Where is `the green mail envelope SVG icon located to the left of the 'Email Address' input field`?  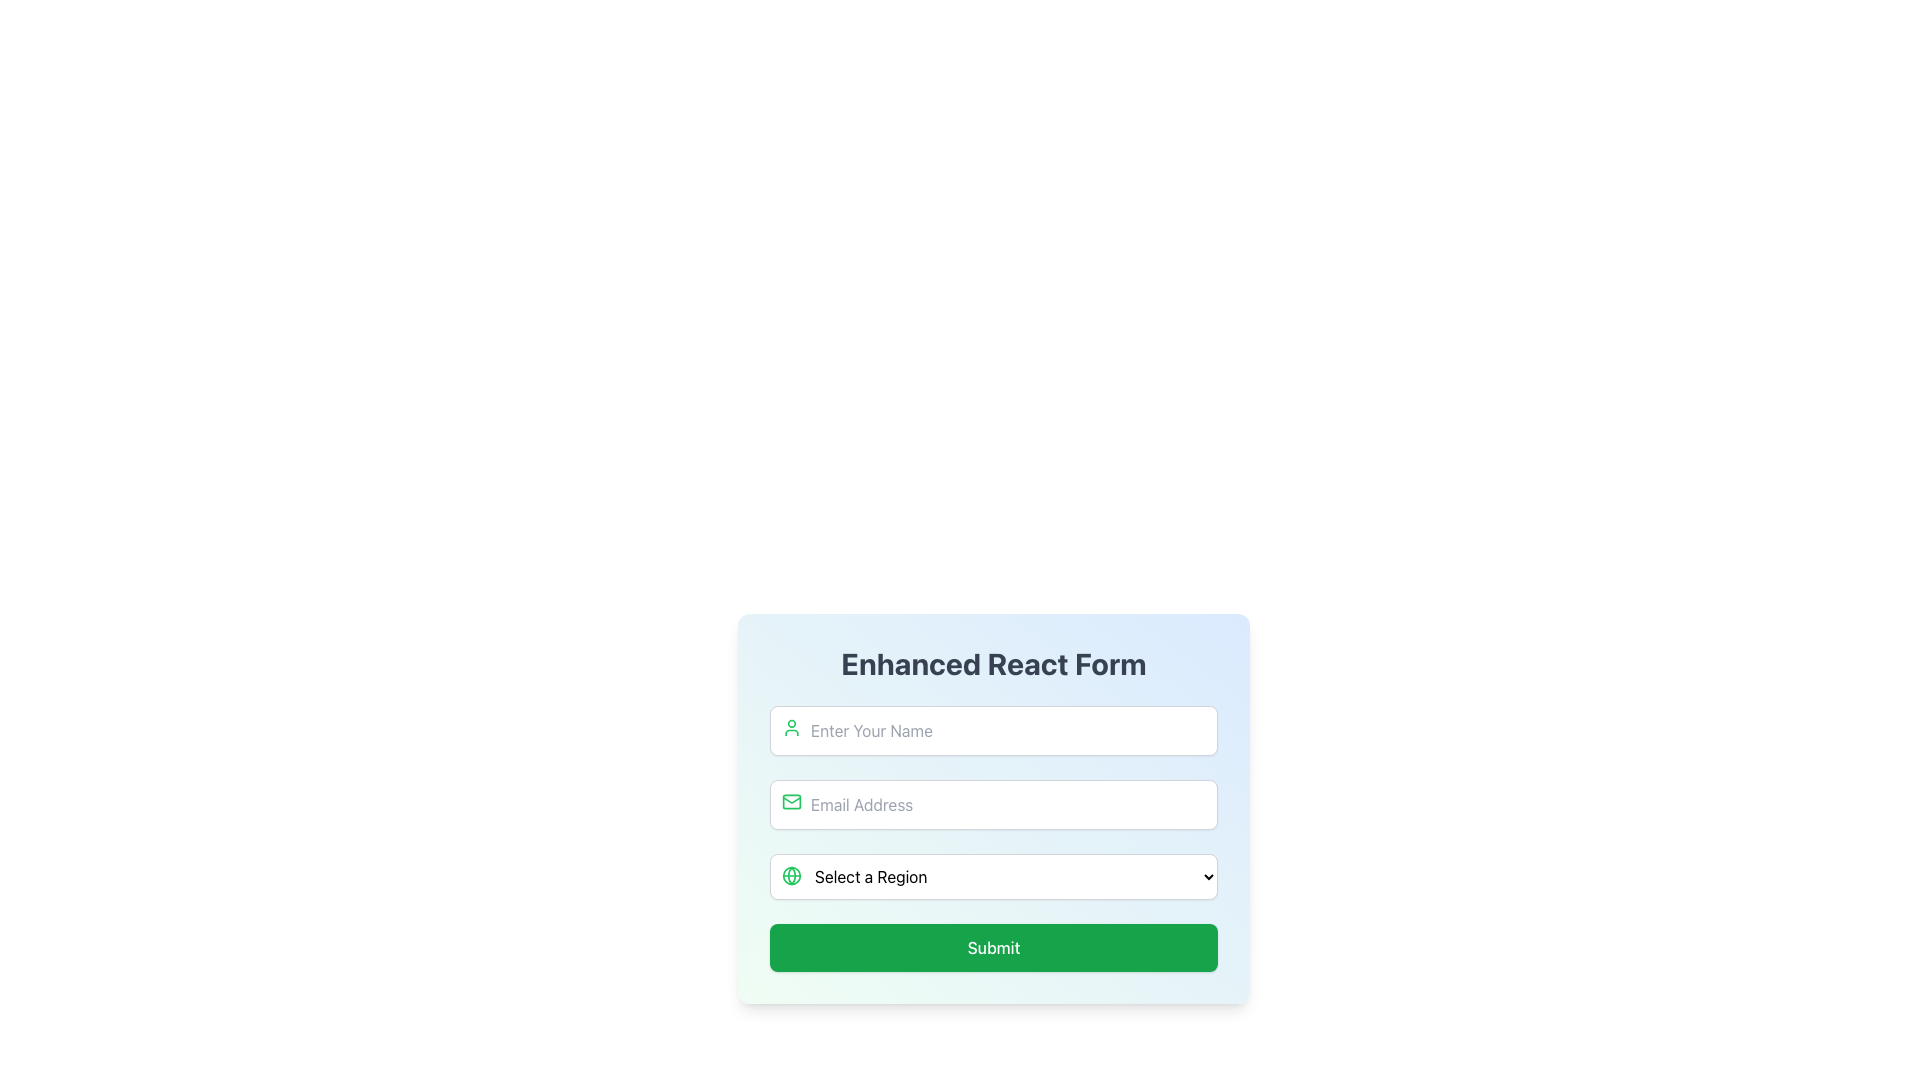 the green mail envelope SVG icon located to the left of the 'Email Address' input field is located at coordinates (791, 801).